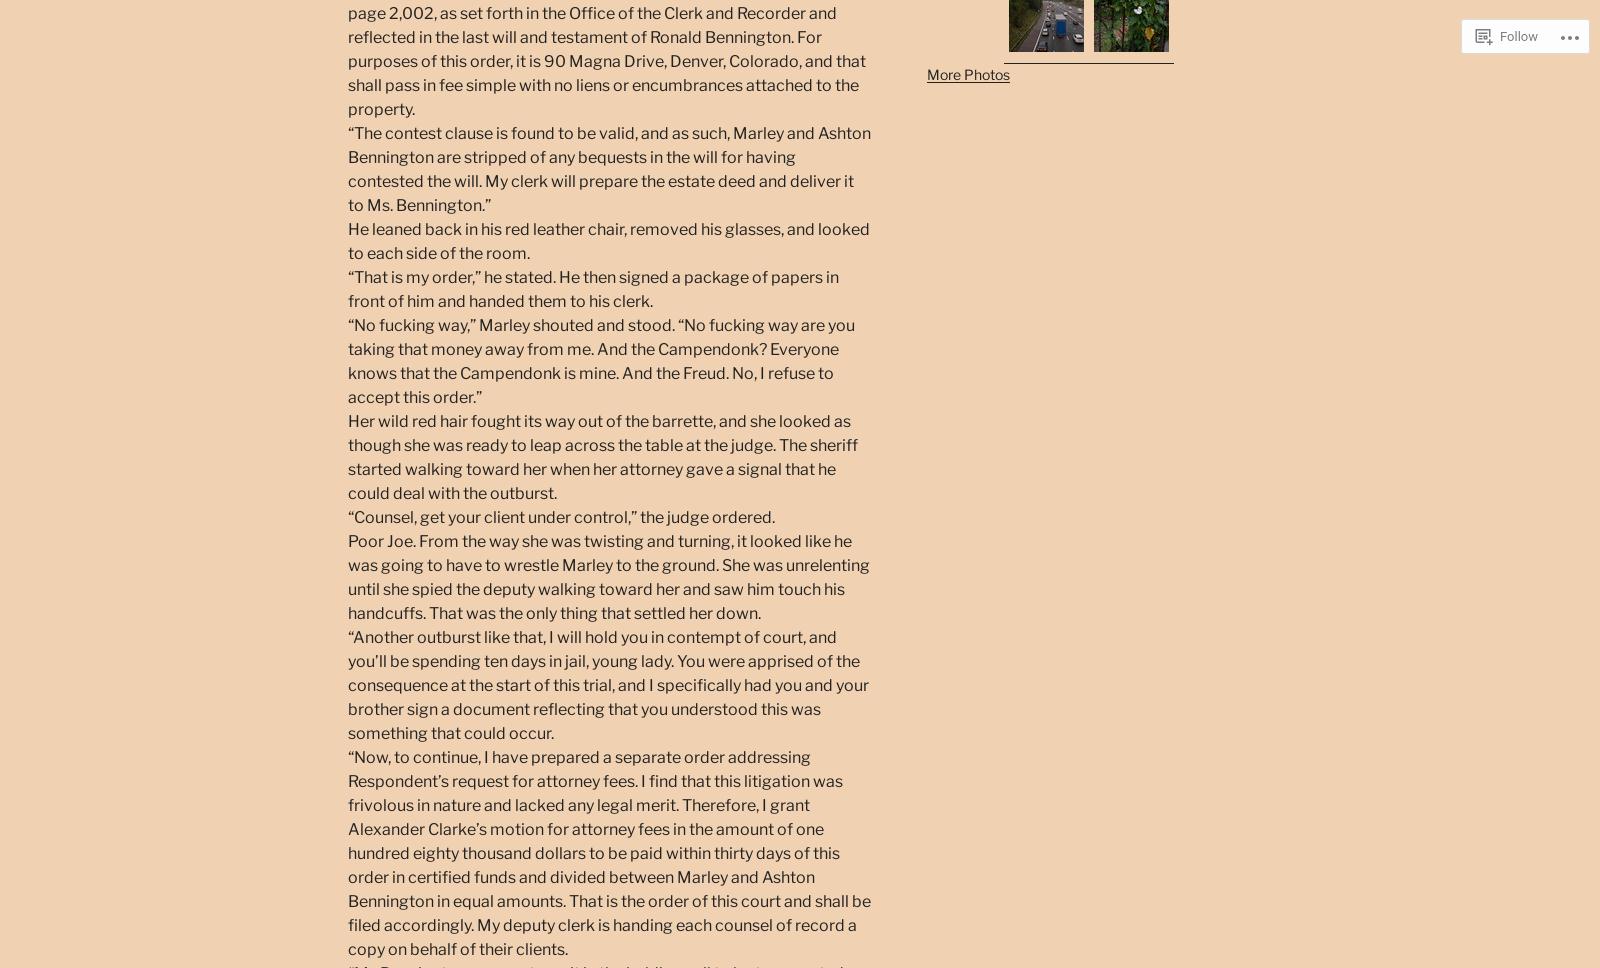 The image size is (1600, 968). I want to click on '“No fucking way,” Marley shouted and stood. “No fucking way are you taking that money away from me. And the Campendonk? Everyone knows that the Campendonk is mine. And the Freud. No, I refuse to accept this order.”', so click(601, 360).